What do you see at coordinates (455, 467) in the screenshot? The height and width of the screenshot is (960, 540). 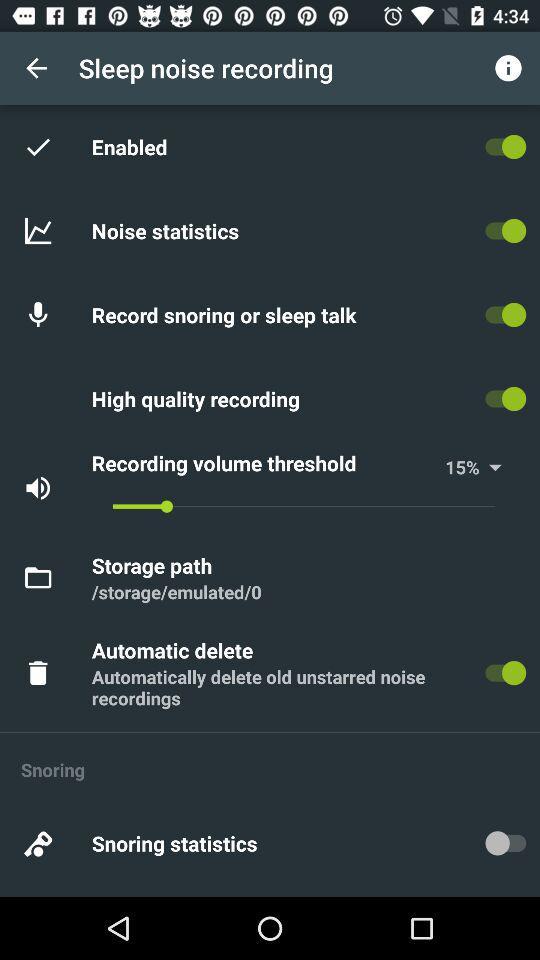 I see `the 15 item` at bounding box center [455, 467].